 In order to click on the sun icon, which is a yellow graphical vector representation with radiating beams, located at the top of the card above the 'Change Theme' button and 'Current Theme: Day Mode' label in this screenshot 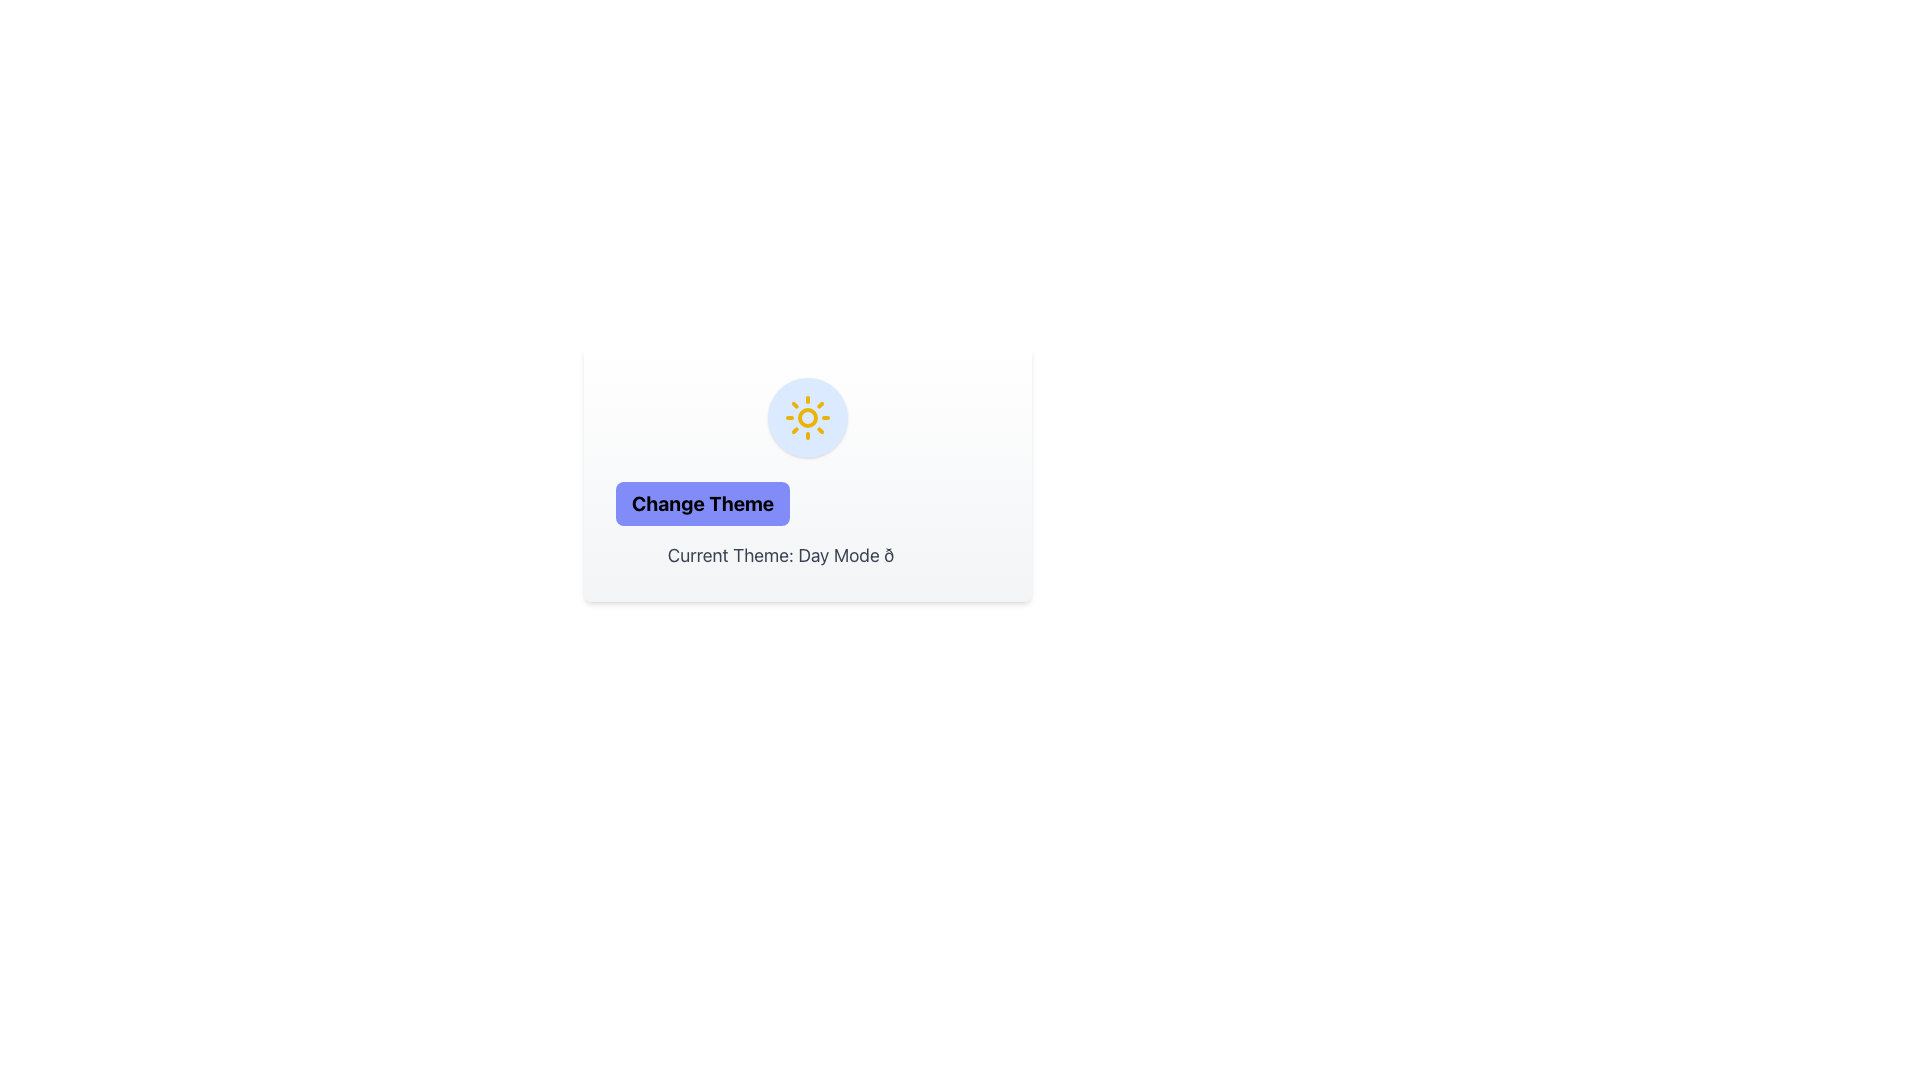, I will do `click(807, 416)`.